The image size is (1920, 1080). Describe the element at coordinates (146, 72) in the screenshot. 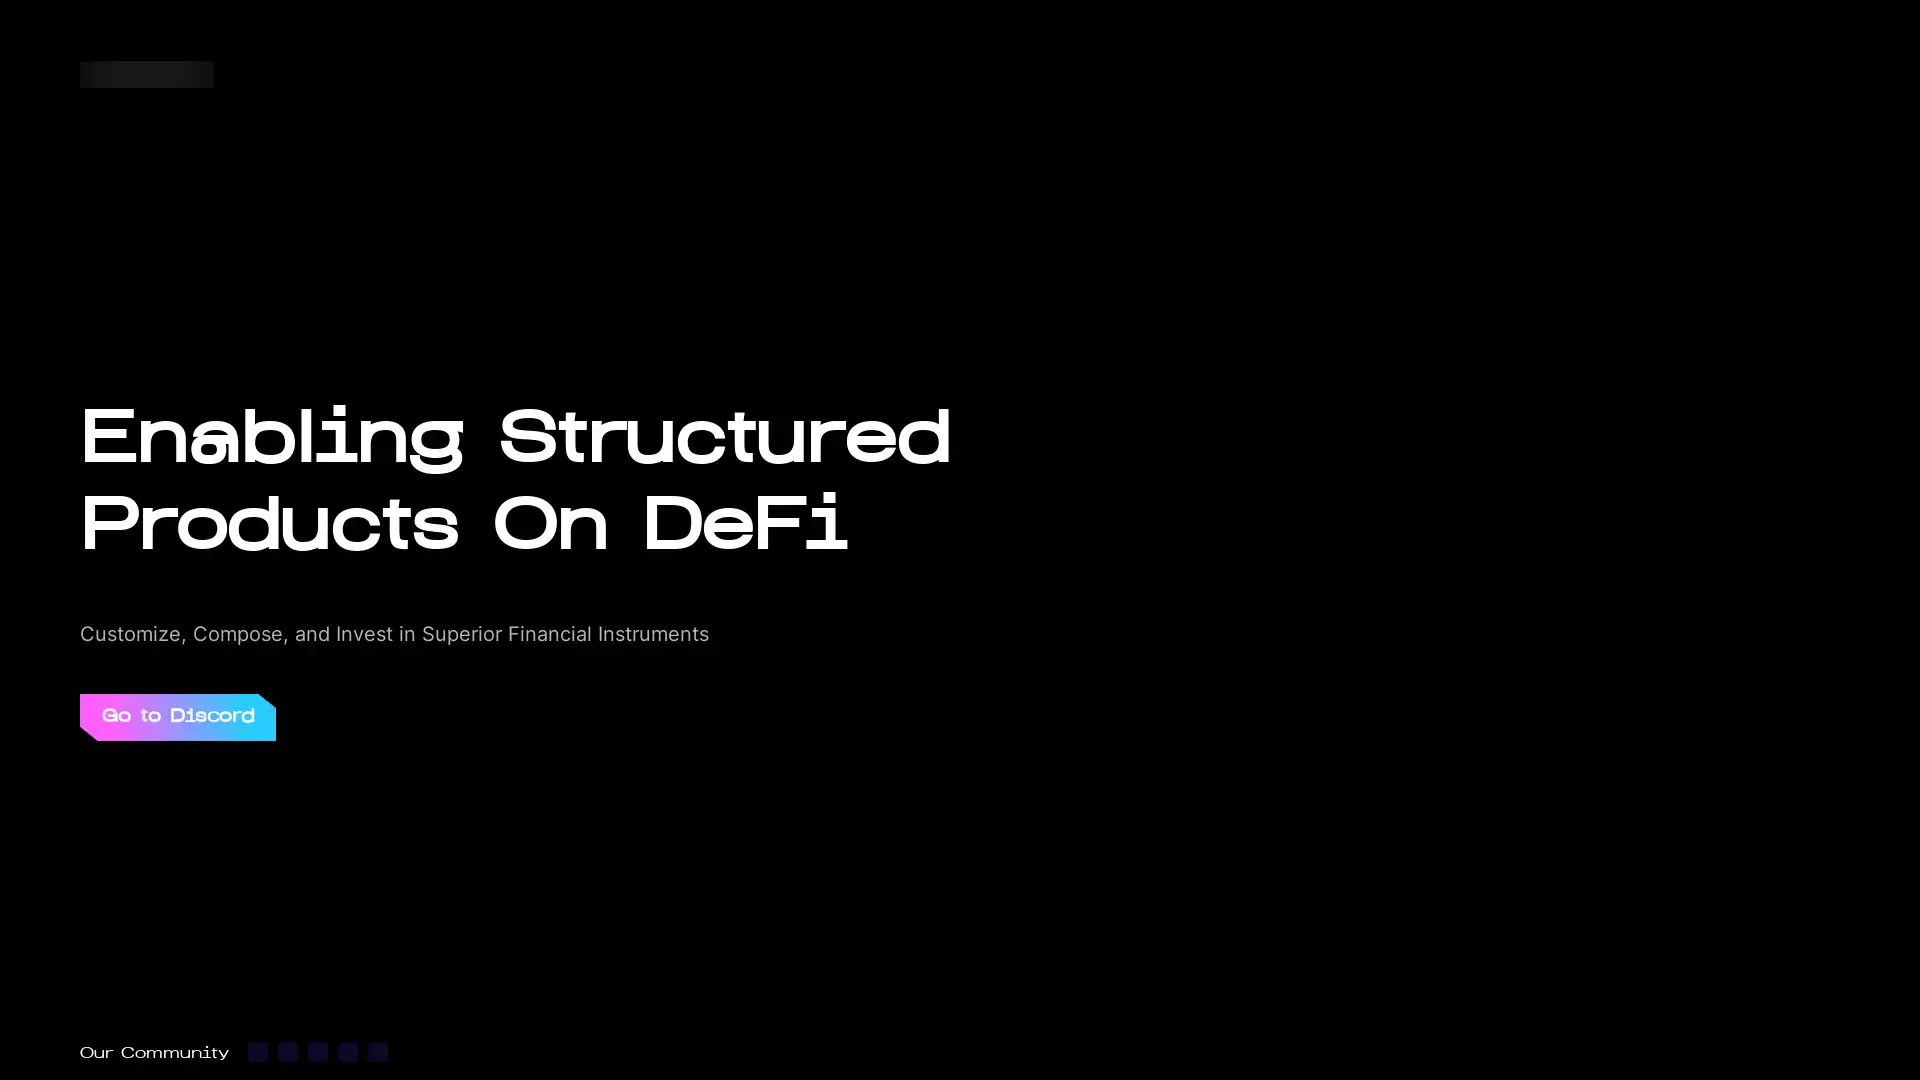

I see `Struct Logo` at that location.